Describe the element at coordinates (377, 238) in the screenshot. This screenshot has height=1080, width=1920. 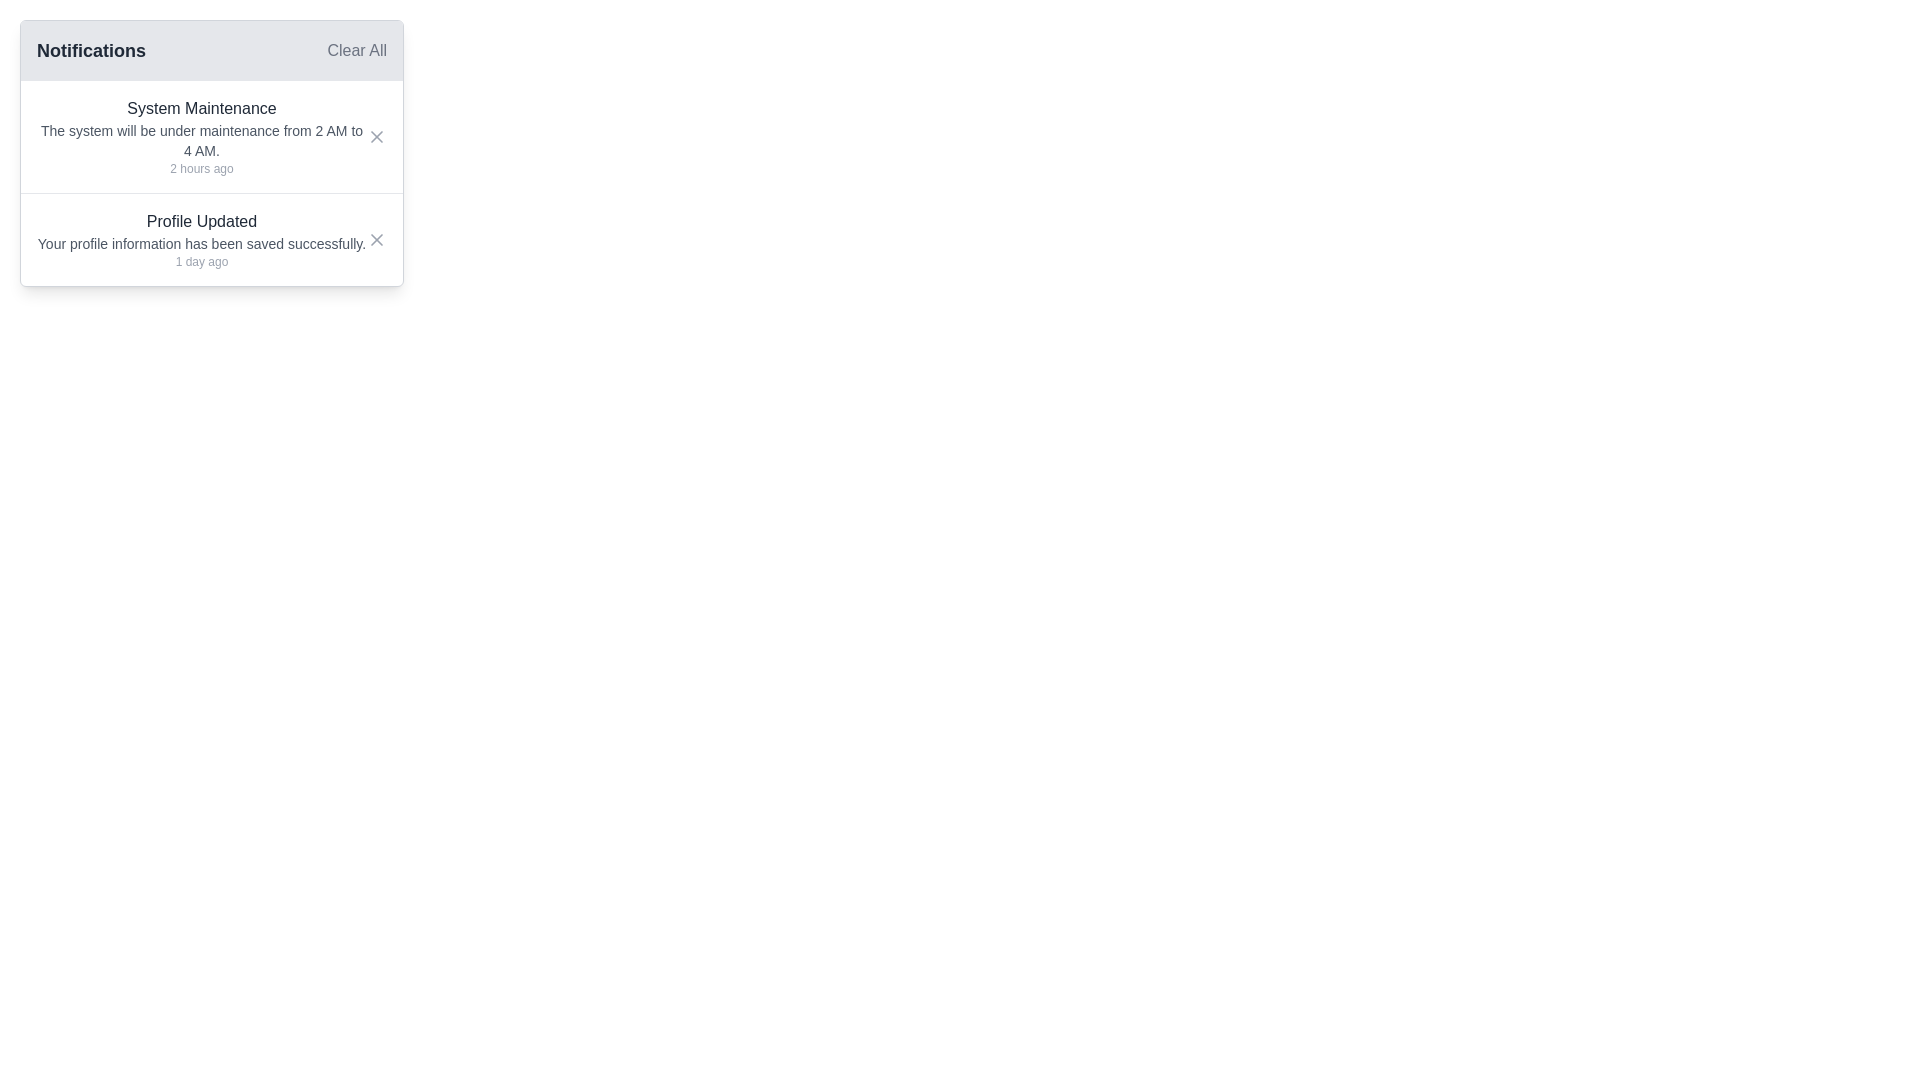
I see `the close icon button (an 'X' symbol) located at the top-right corner of the 'Profile Updated' notification card` at that location.